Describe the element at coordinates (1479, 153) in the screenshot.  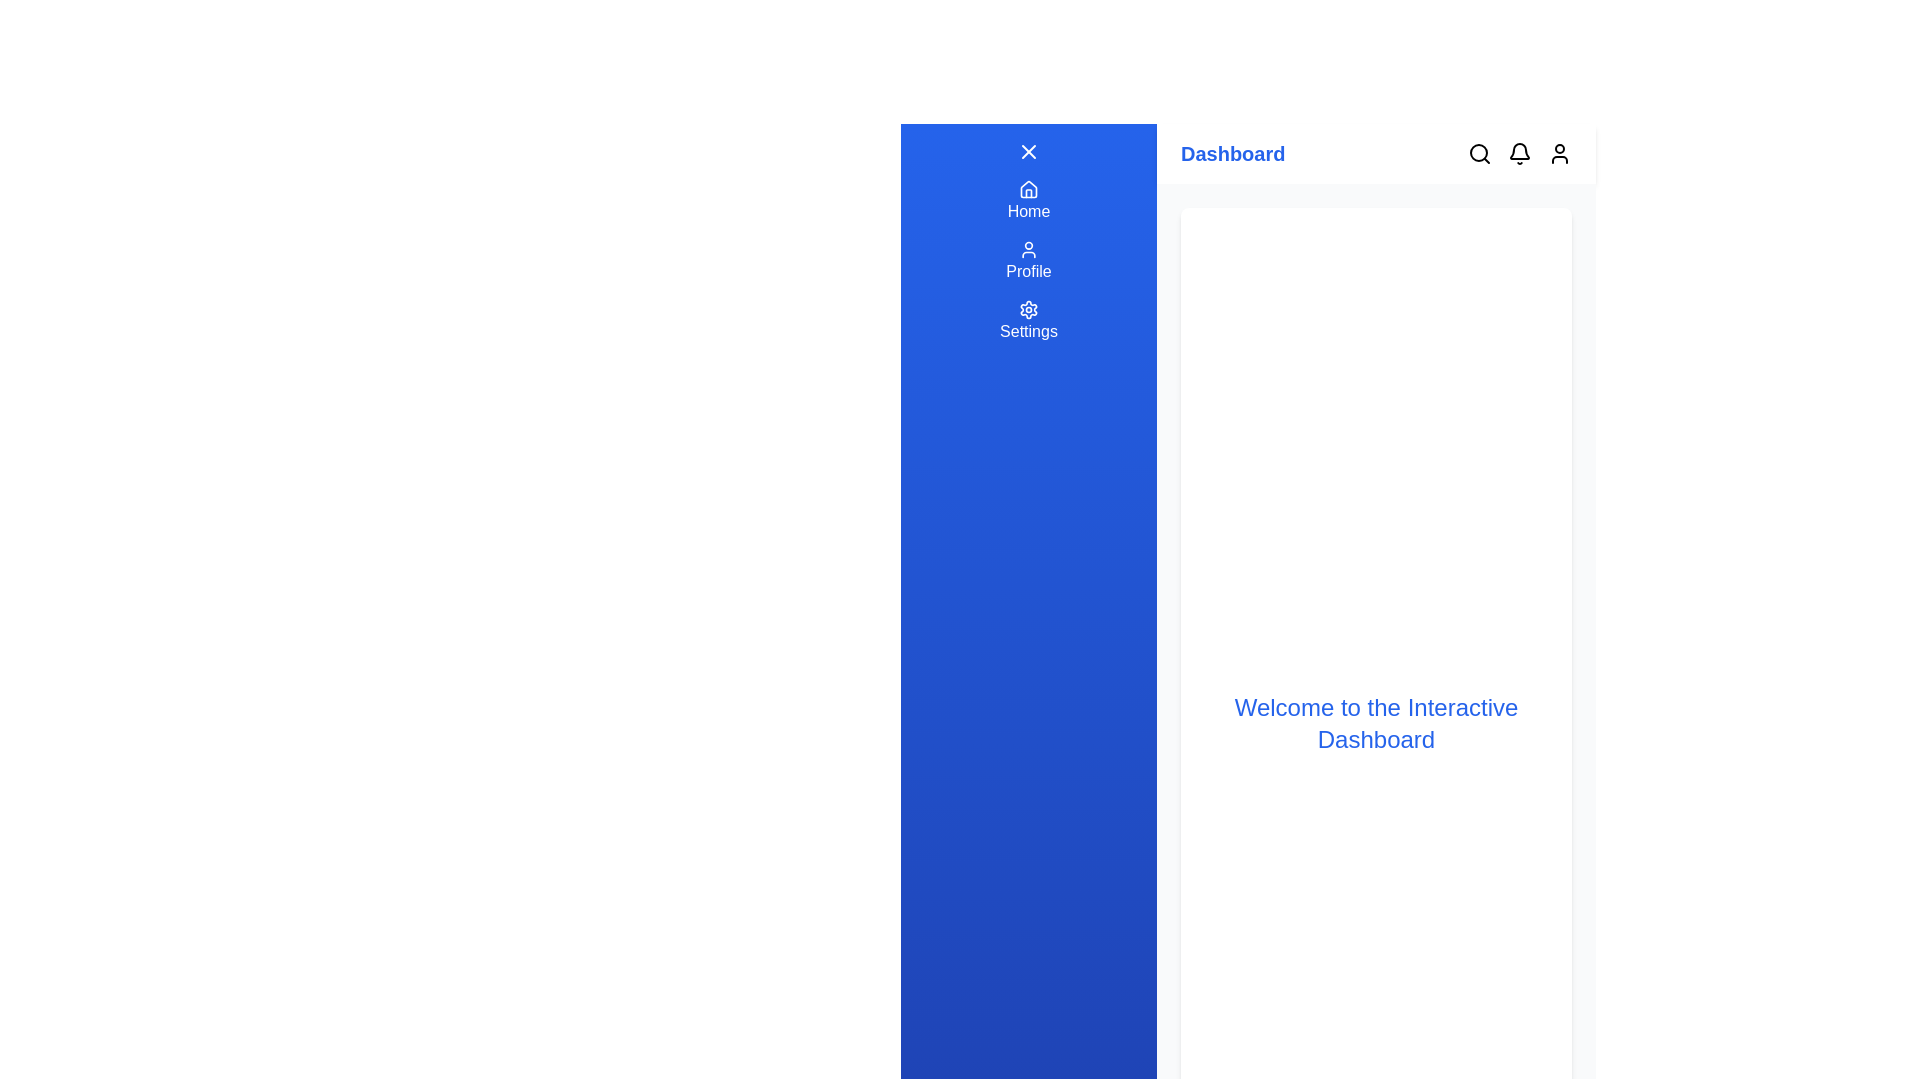
I see `the magnifying glass icon located at the top-right corner of the interface` at that location.